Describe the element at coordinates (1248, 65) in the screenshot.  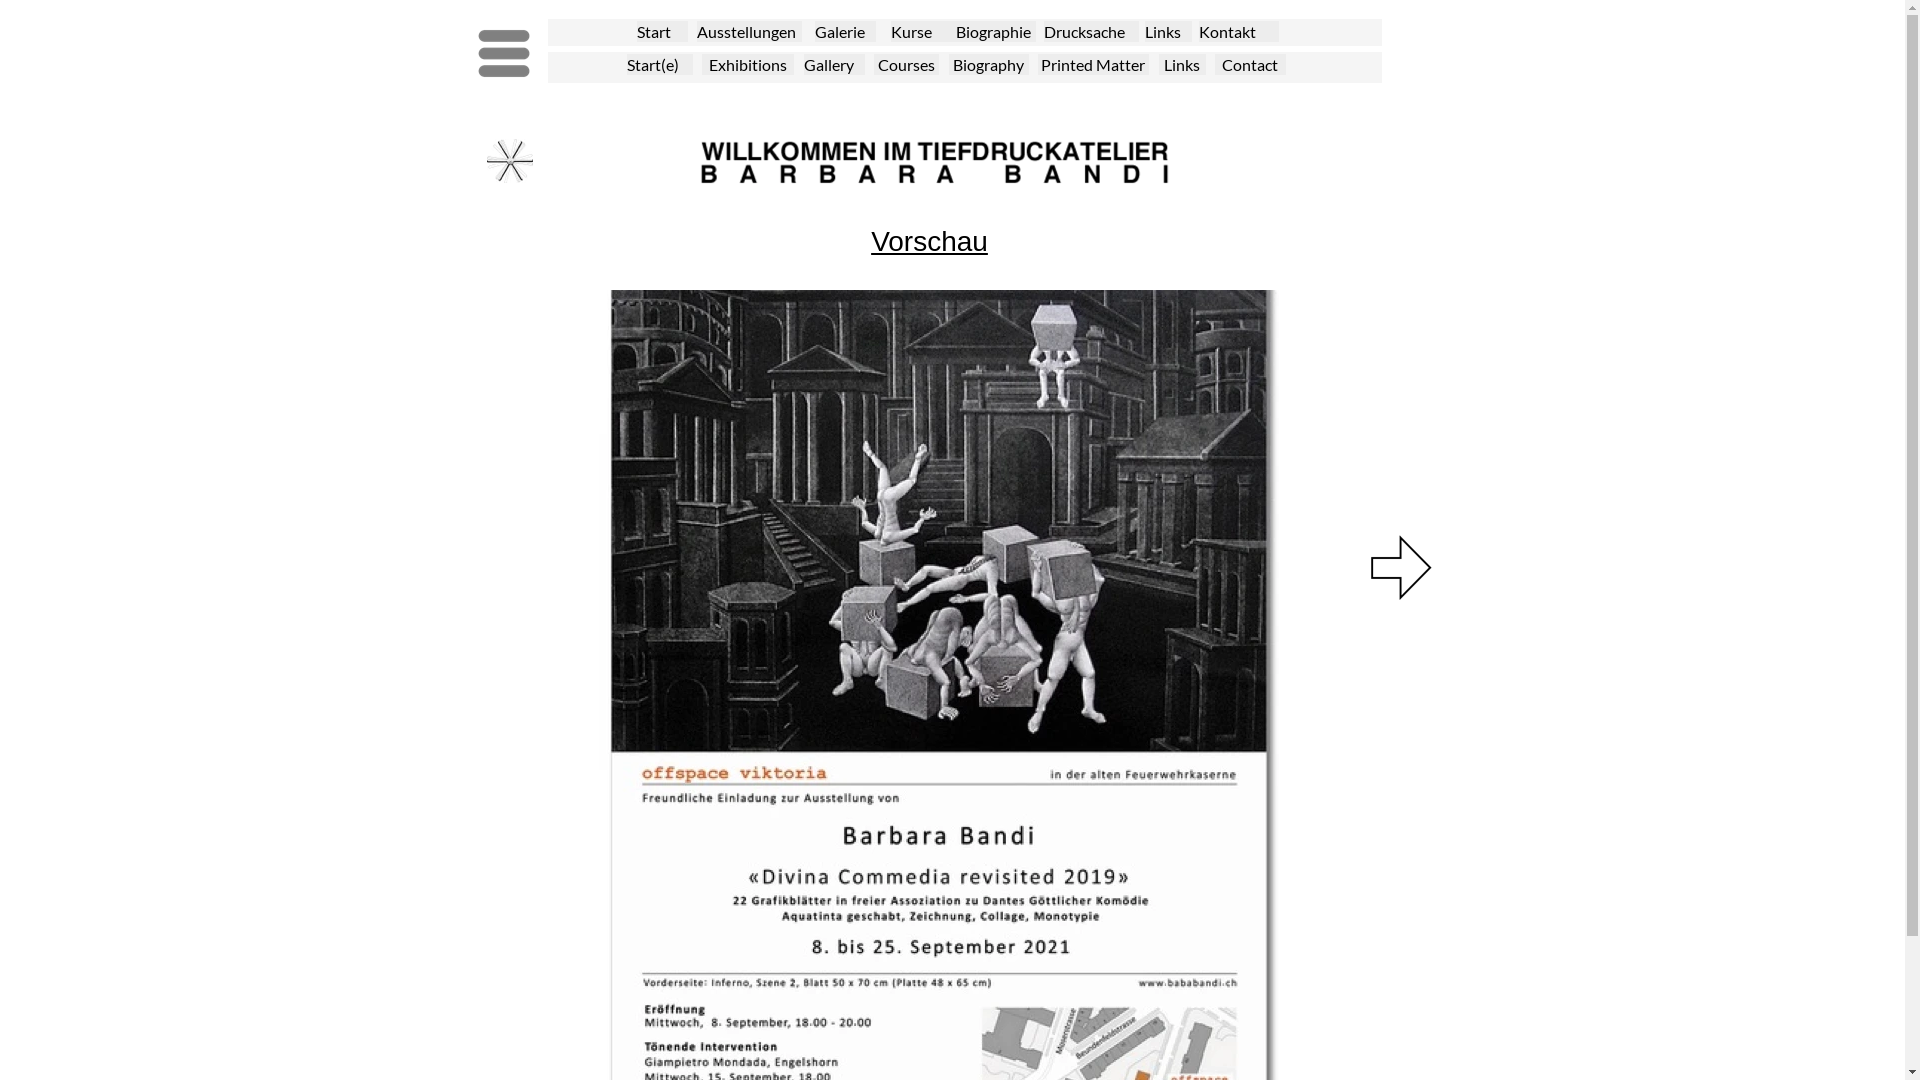
I see `'Contact'` at that location.